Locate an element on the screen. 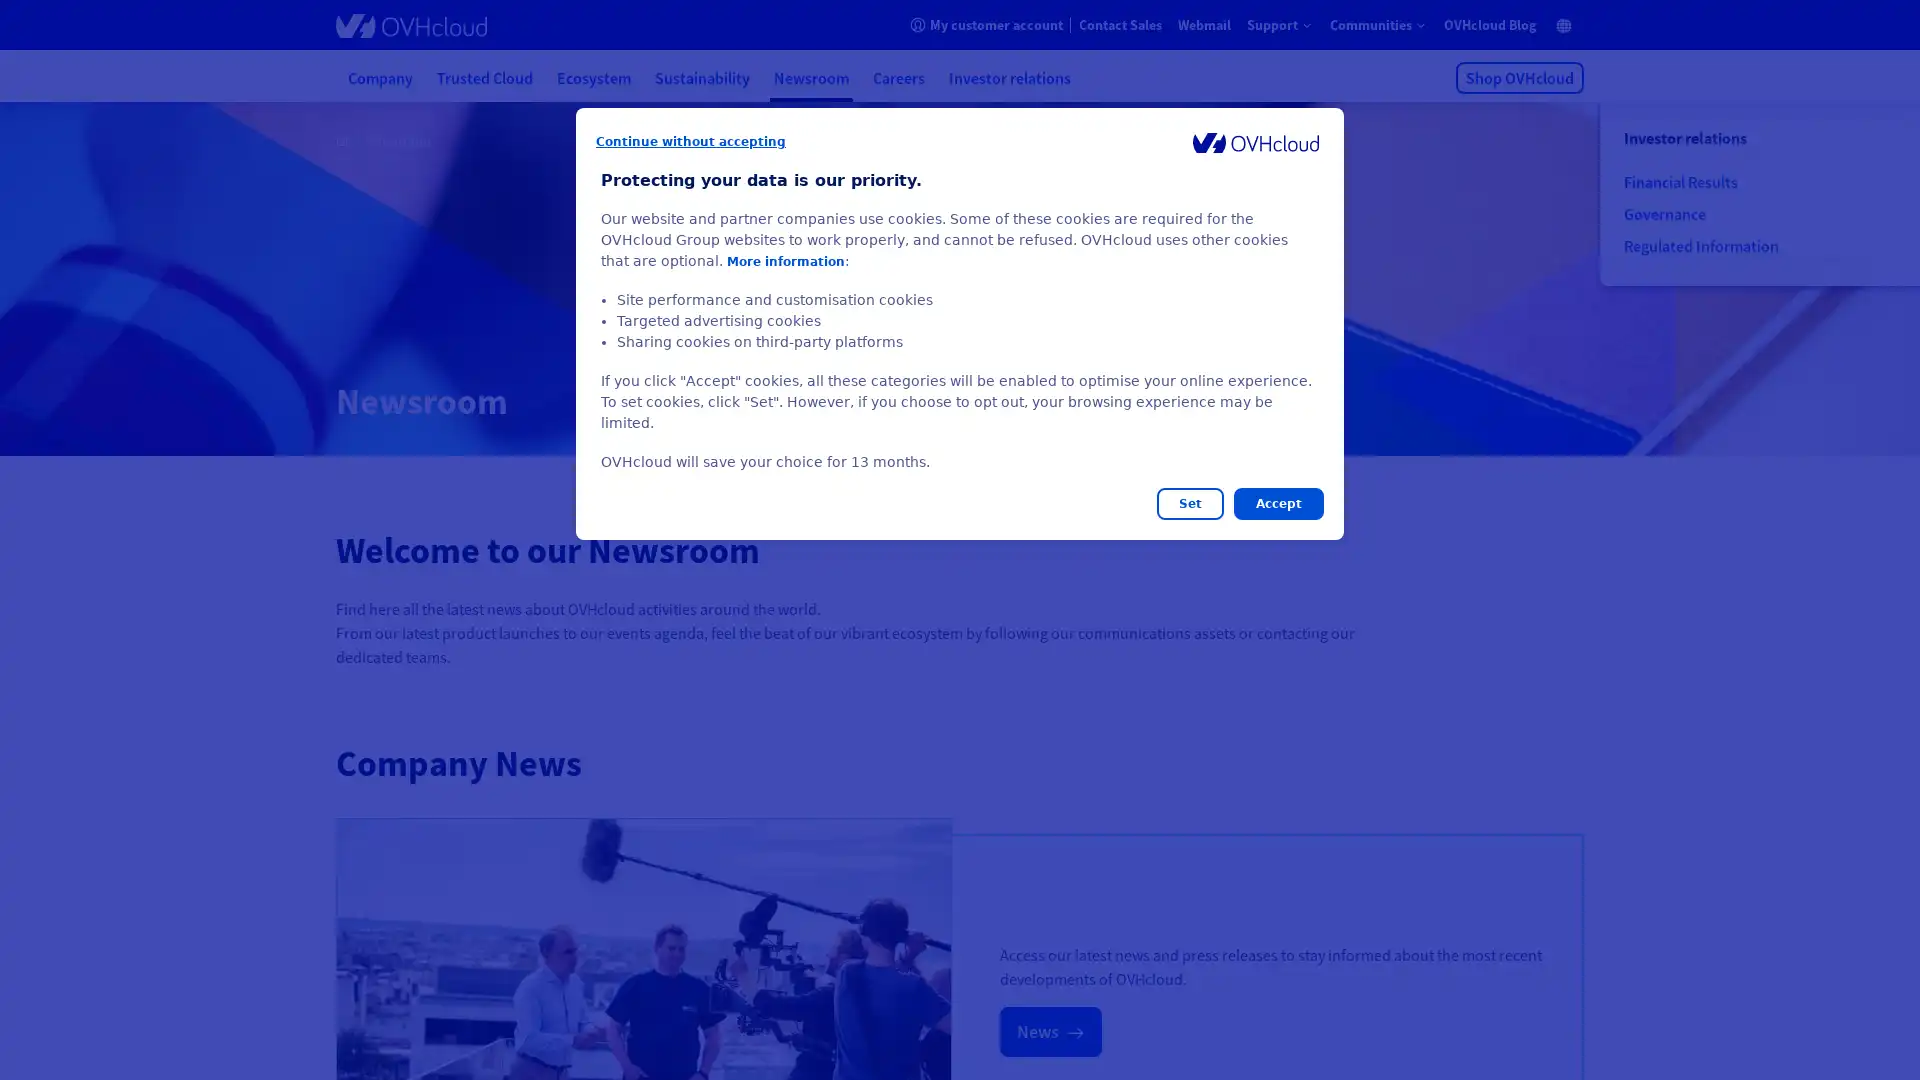 This screenshot has width=1920, height=1080. Accept is located at coordinates (1277, 503).